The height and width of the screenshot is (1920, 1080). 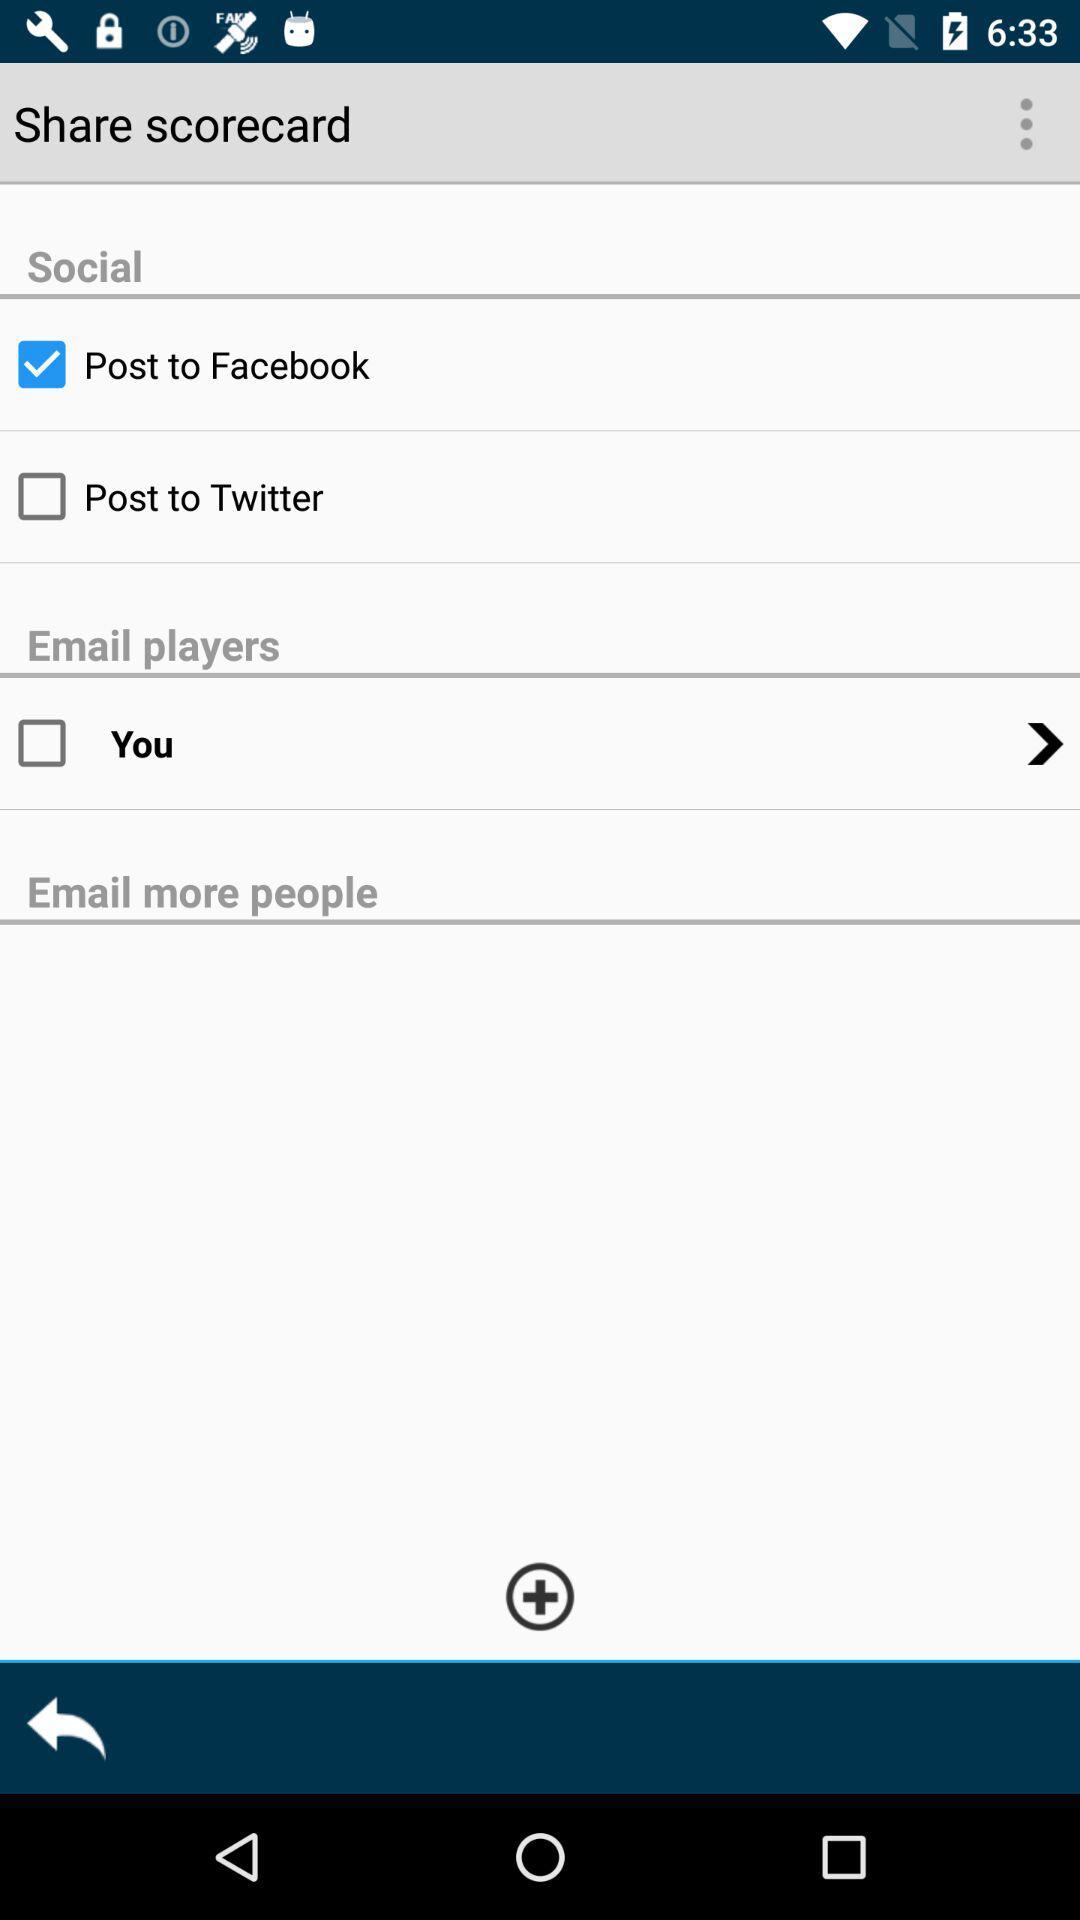 I want to click on open add more option, so click(x=540, y=1595).